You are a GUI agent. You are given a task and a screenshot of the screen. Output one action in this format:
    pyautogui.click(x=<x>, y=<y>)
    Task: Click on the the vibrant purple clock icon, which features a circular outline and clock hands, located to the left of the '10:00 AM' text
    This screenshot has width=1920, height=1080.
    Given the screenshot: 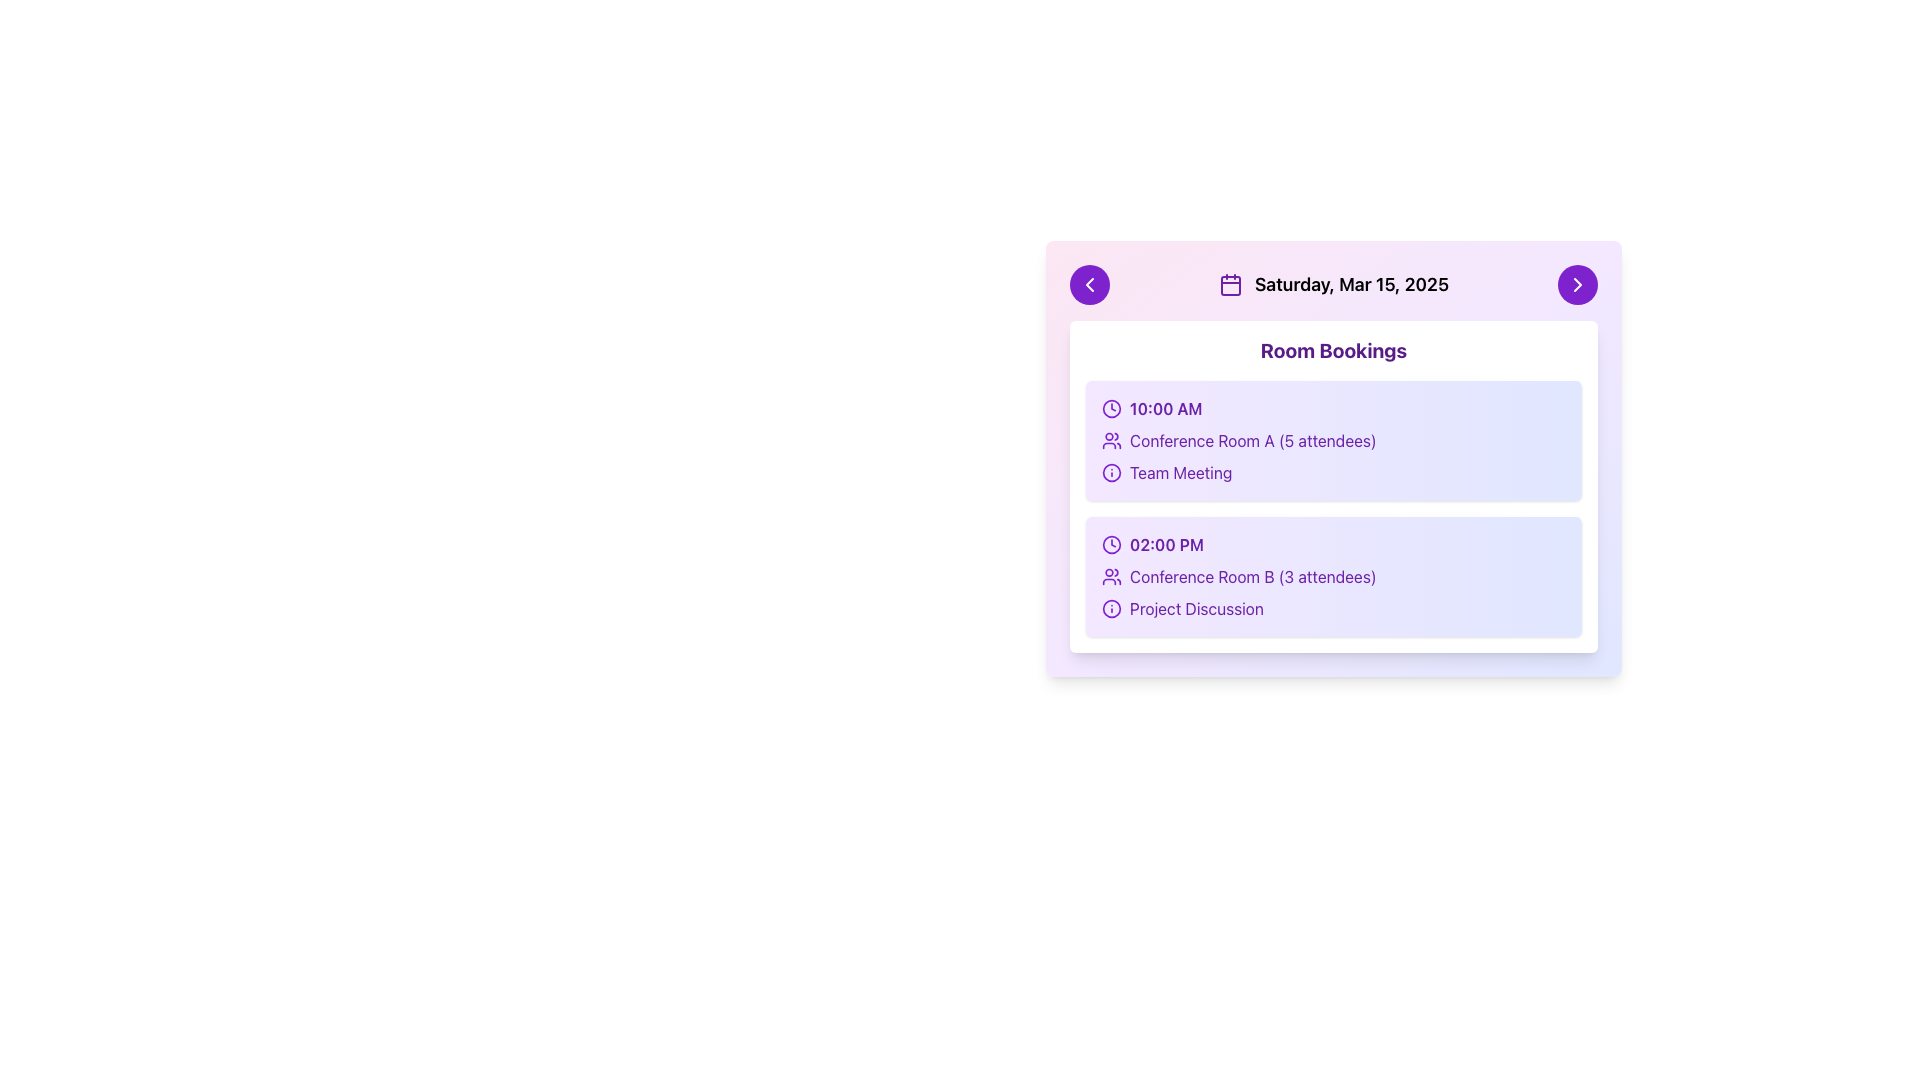 What is the action you would take?
    pyautogui.click(x=1111, y=407)
    